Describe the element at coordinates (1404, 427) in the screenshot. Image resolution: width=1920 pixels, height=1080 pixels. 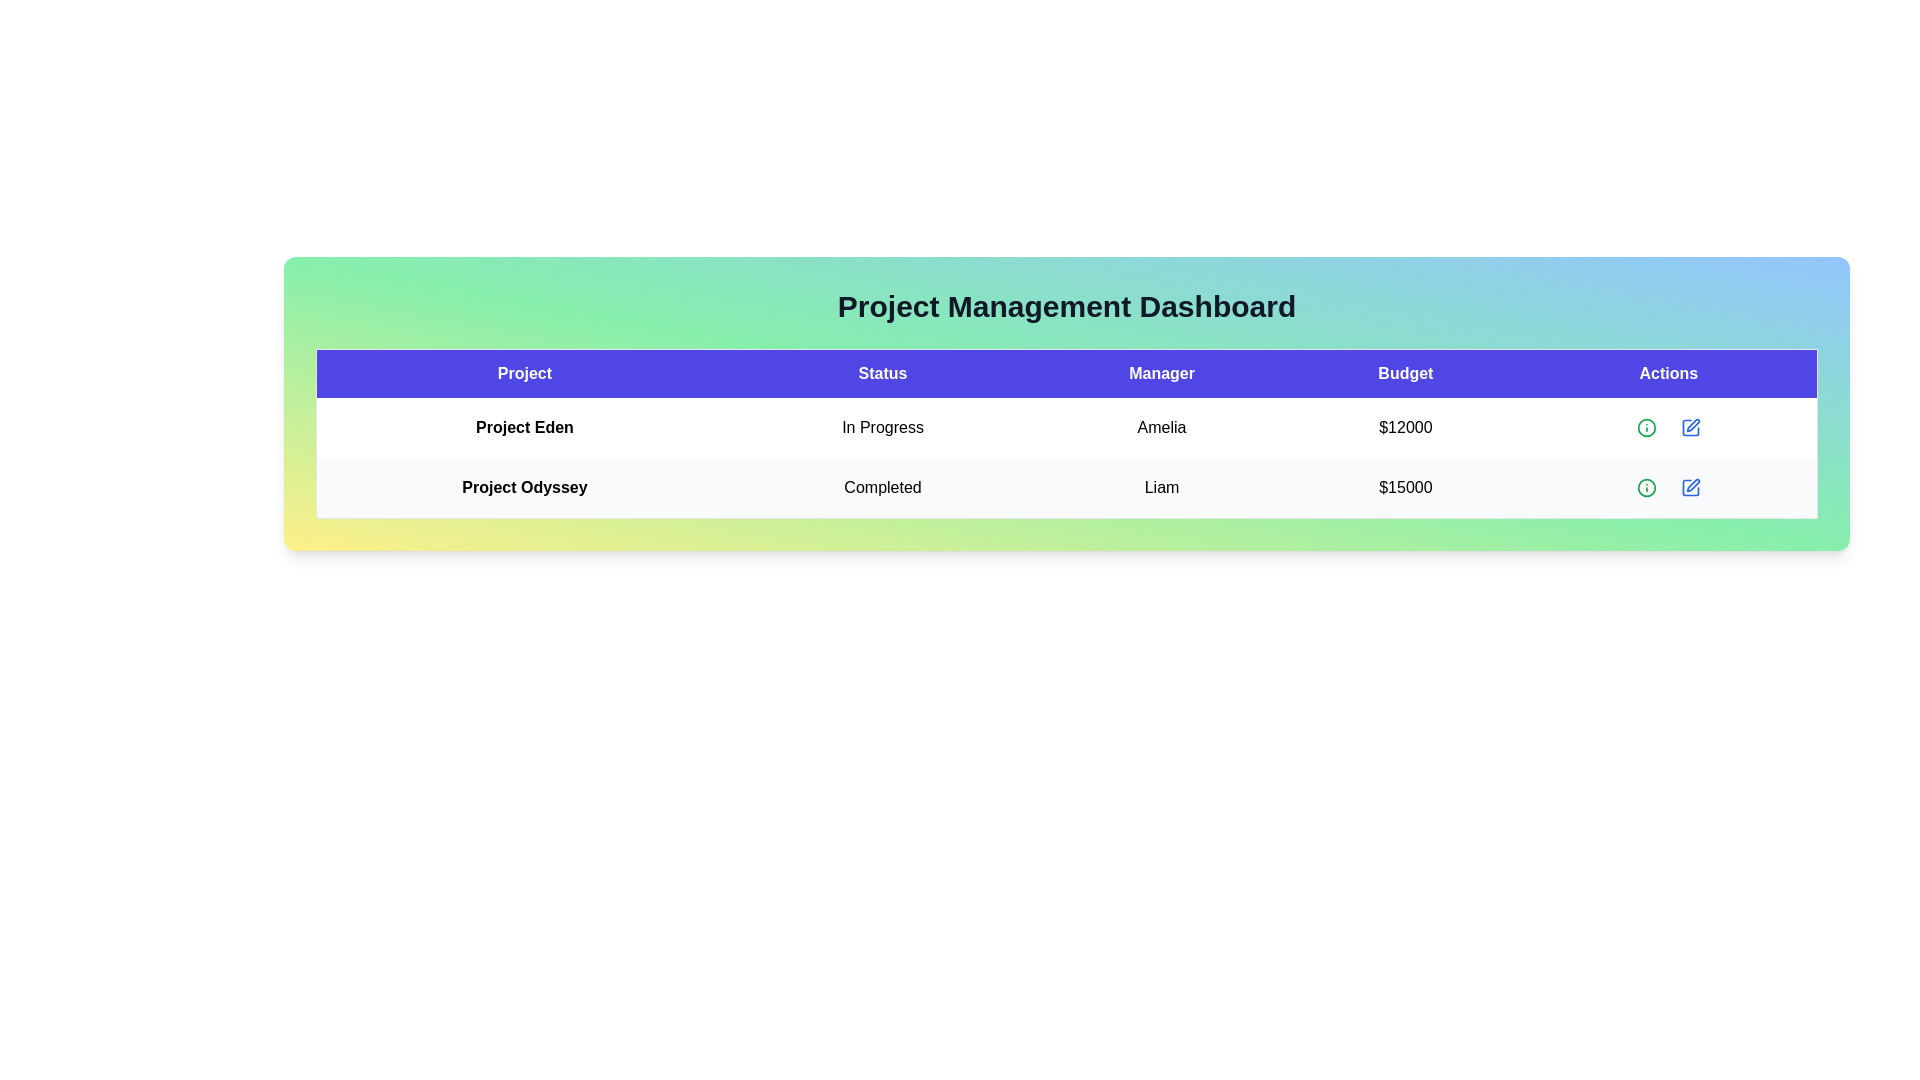
I see `the TableCell containing the text '$12000' in the 'Budget' column of the 'Project Eden' row` at that location.